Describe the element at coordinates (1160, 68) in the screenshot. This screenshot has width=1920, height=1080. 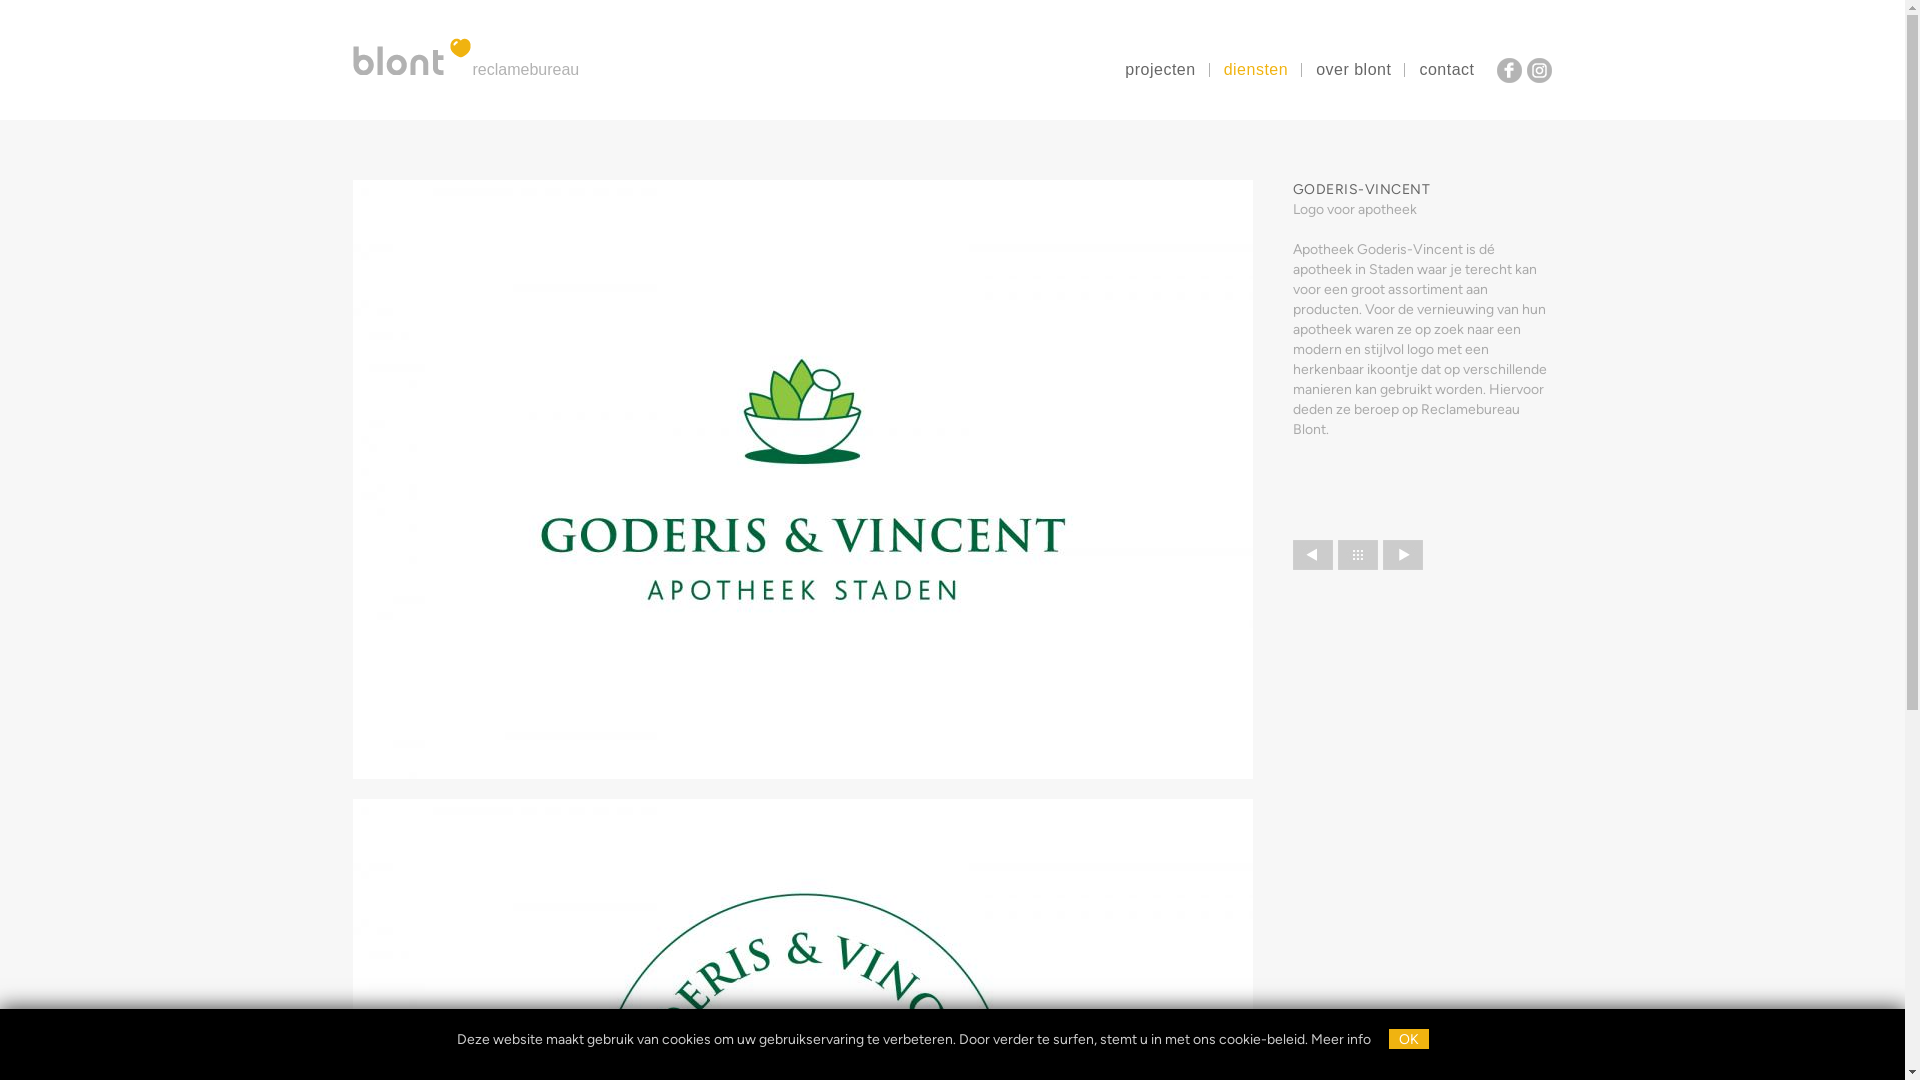
I see `'projecten'` at that location.